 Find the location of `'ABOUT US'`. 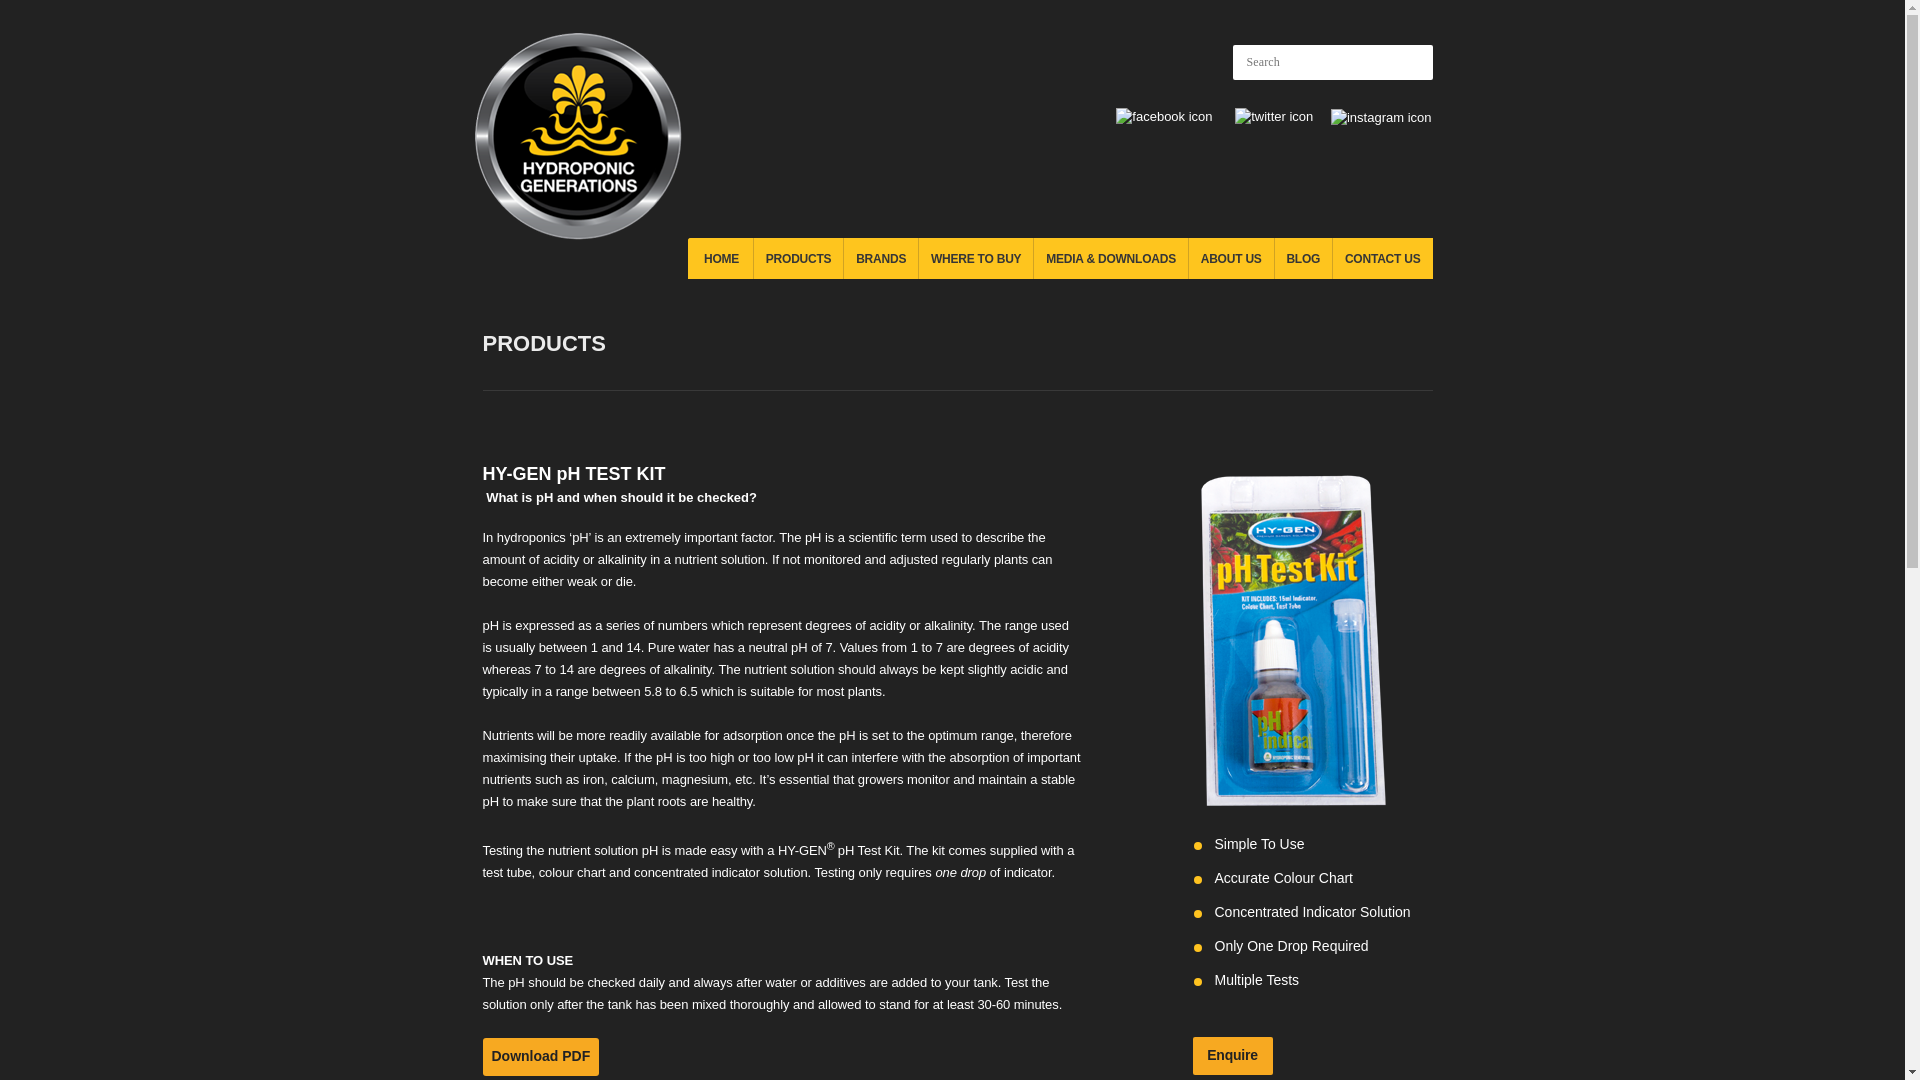

'ABOUT US' is located at coordinates (1230, 257).